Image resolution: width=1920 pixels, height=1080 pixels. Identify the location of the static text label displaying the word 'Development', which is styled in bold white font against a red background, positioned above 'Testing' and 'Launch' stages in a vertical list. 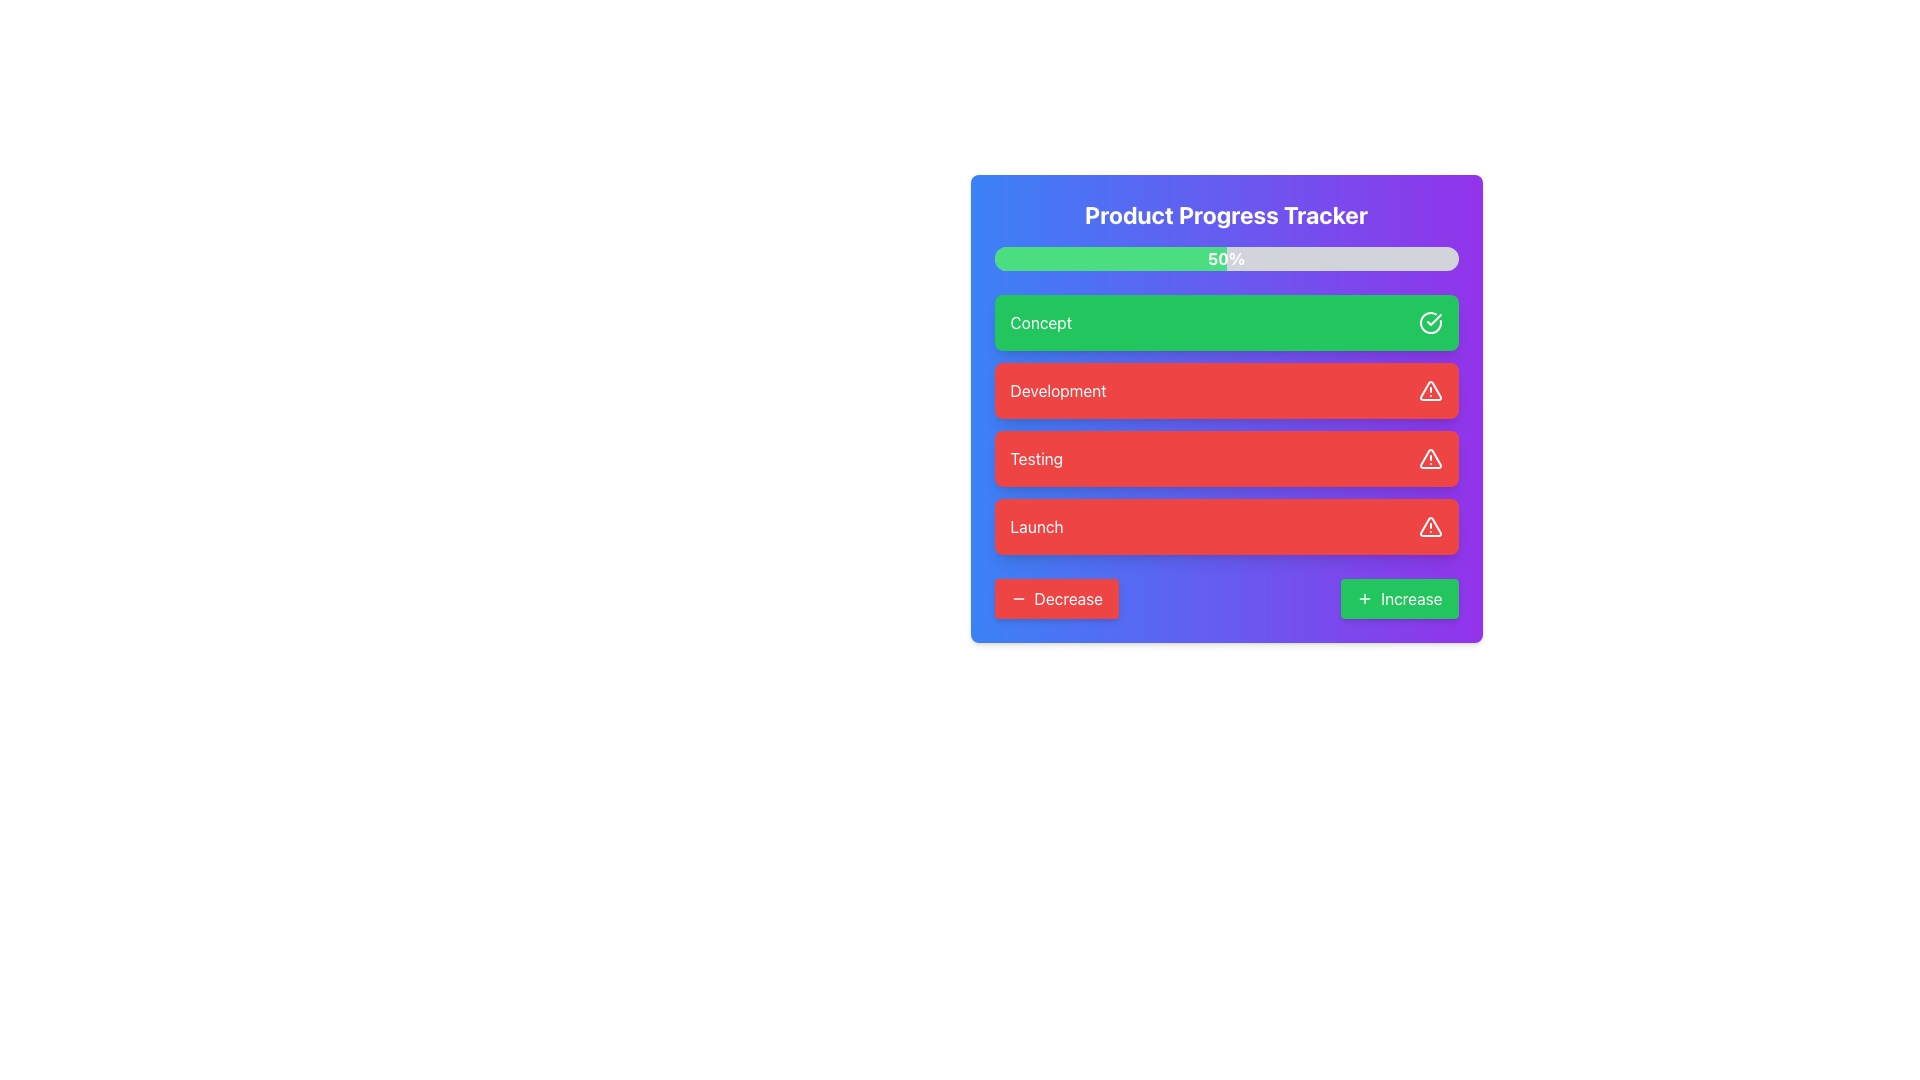
(1057, 390).